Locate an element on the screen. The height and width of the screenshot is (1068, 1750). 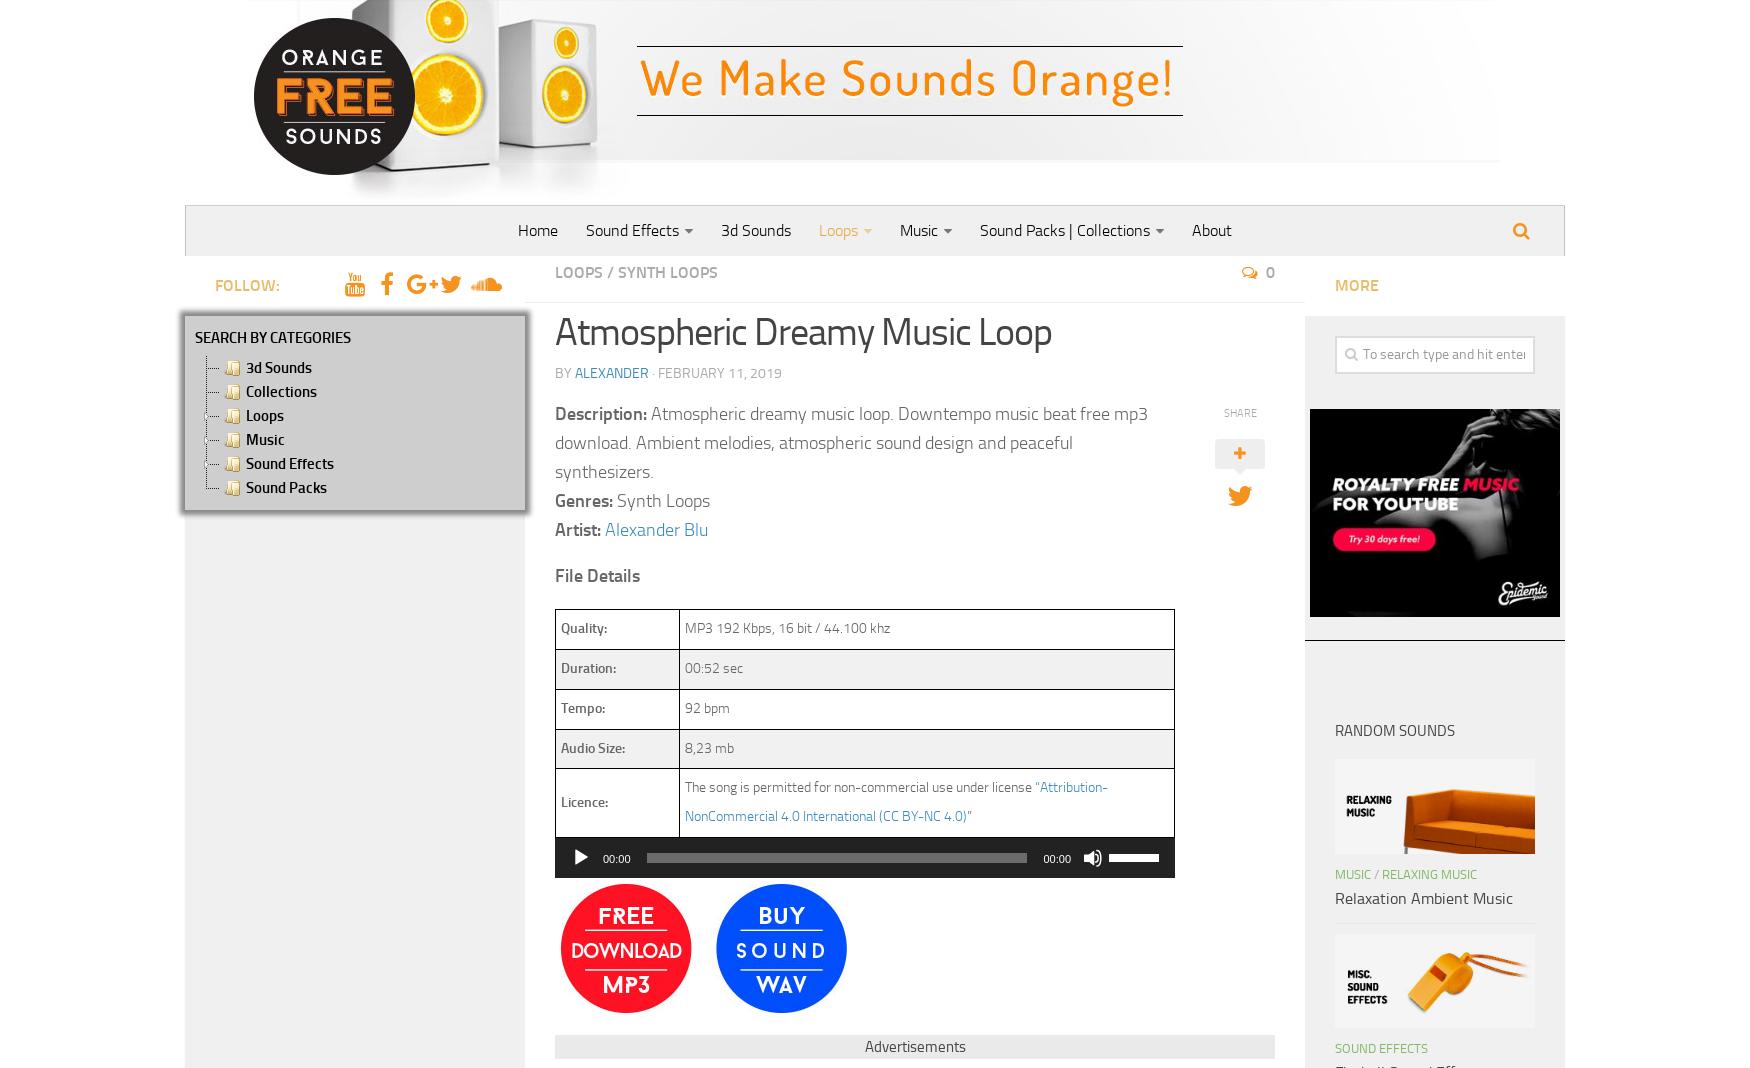
'Follow:' is located at coordinates (247, 284).